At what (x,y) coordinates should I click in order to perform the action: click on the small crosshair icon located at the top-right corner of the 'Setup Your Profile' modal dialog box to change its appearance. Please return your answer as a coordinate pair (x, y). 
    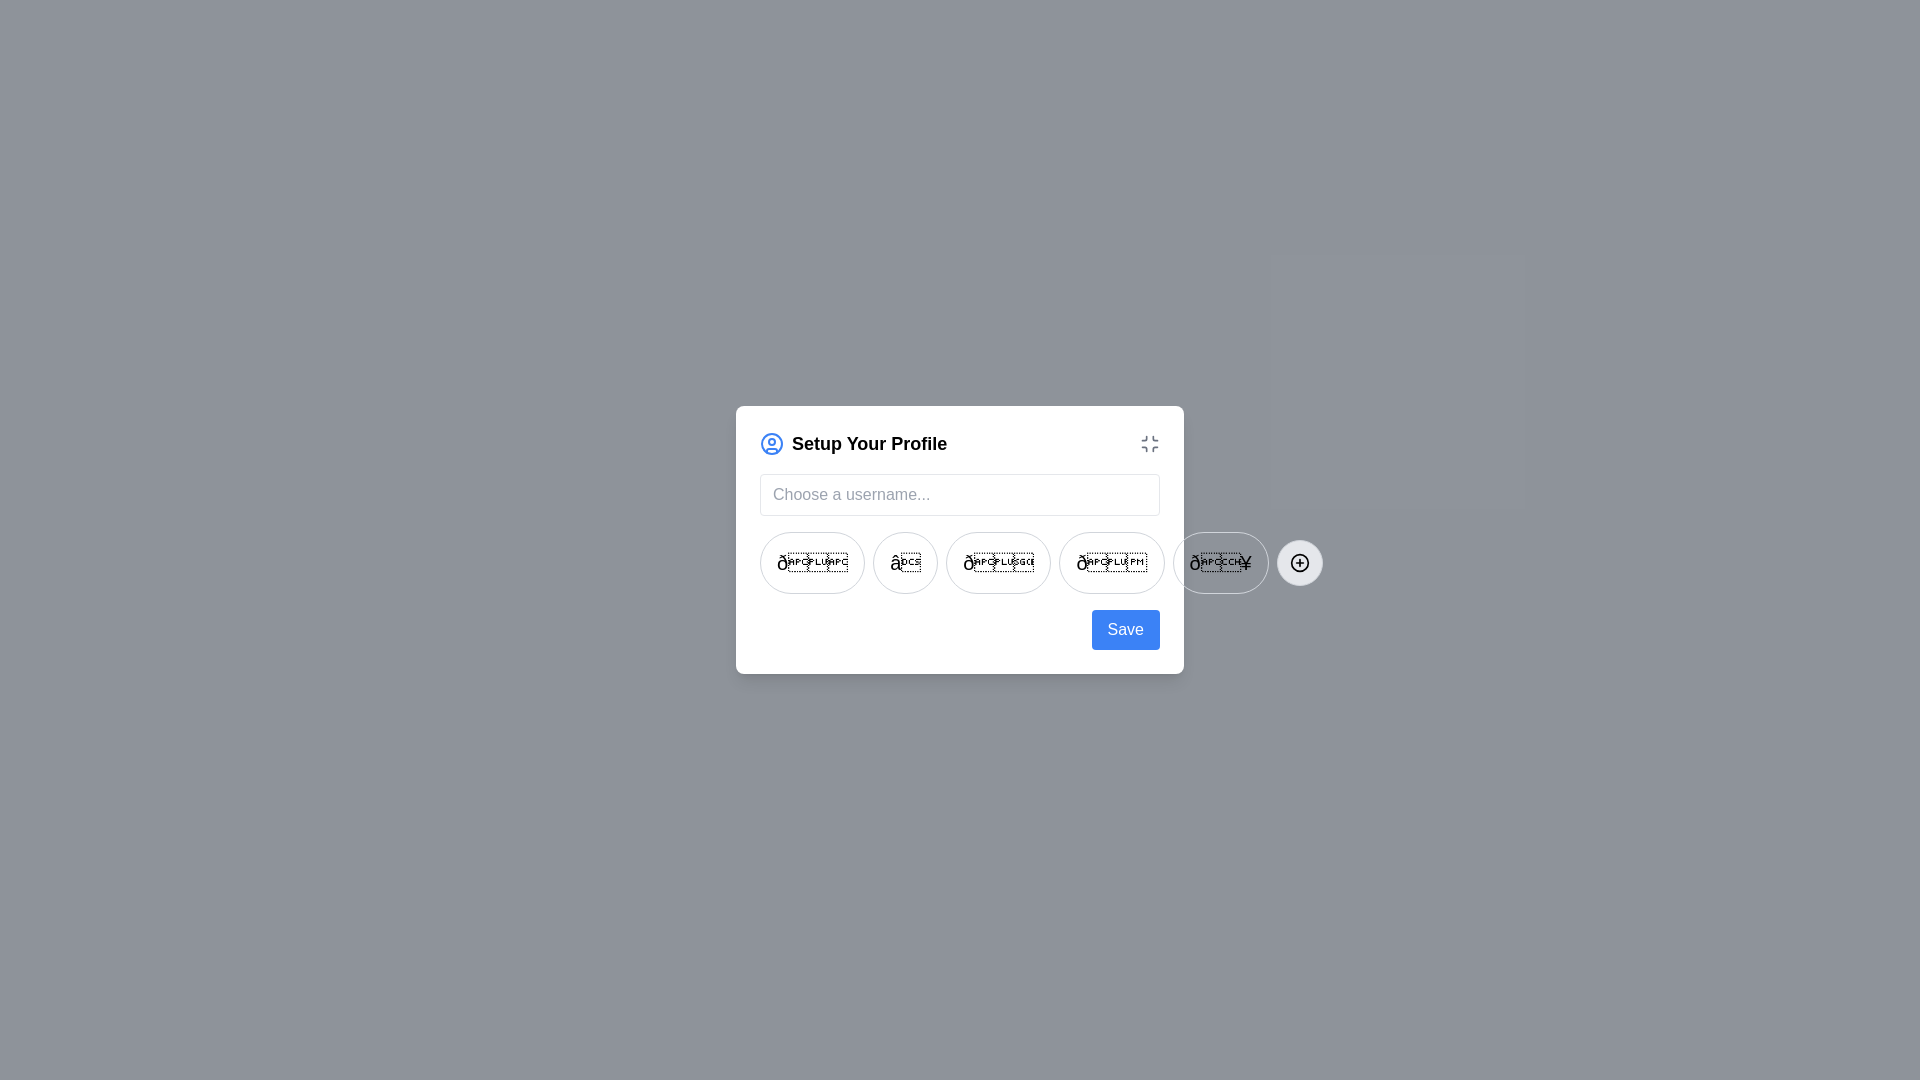
    Looking at the image, I should click on (1150, 442).